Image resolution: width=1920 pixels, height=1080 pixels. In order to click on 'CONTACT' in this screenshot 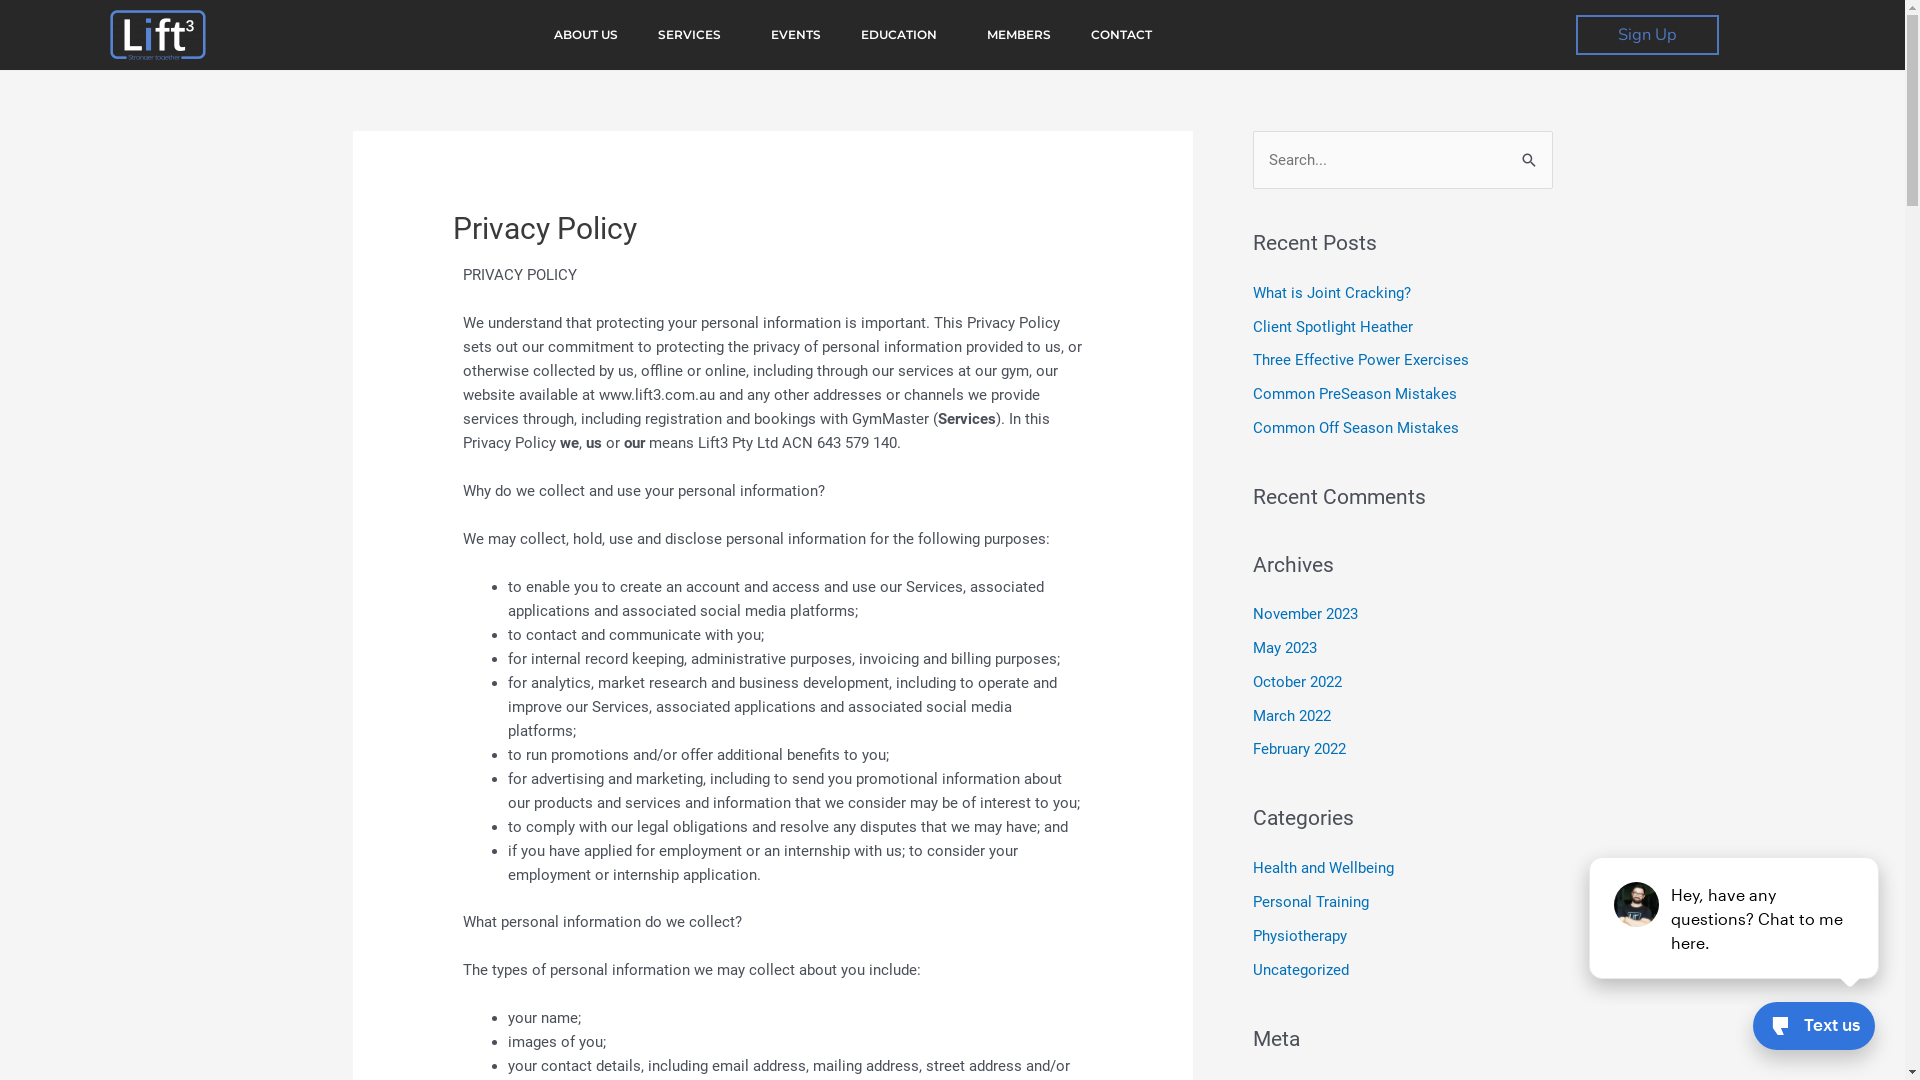, I will do `click(1121, 34)`.